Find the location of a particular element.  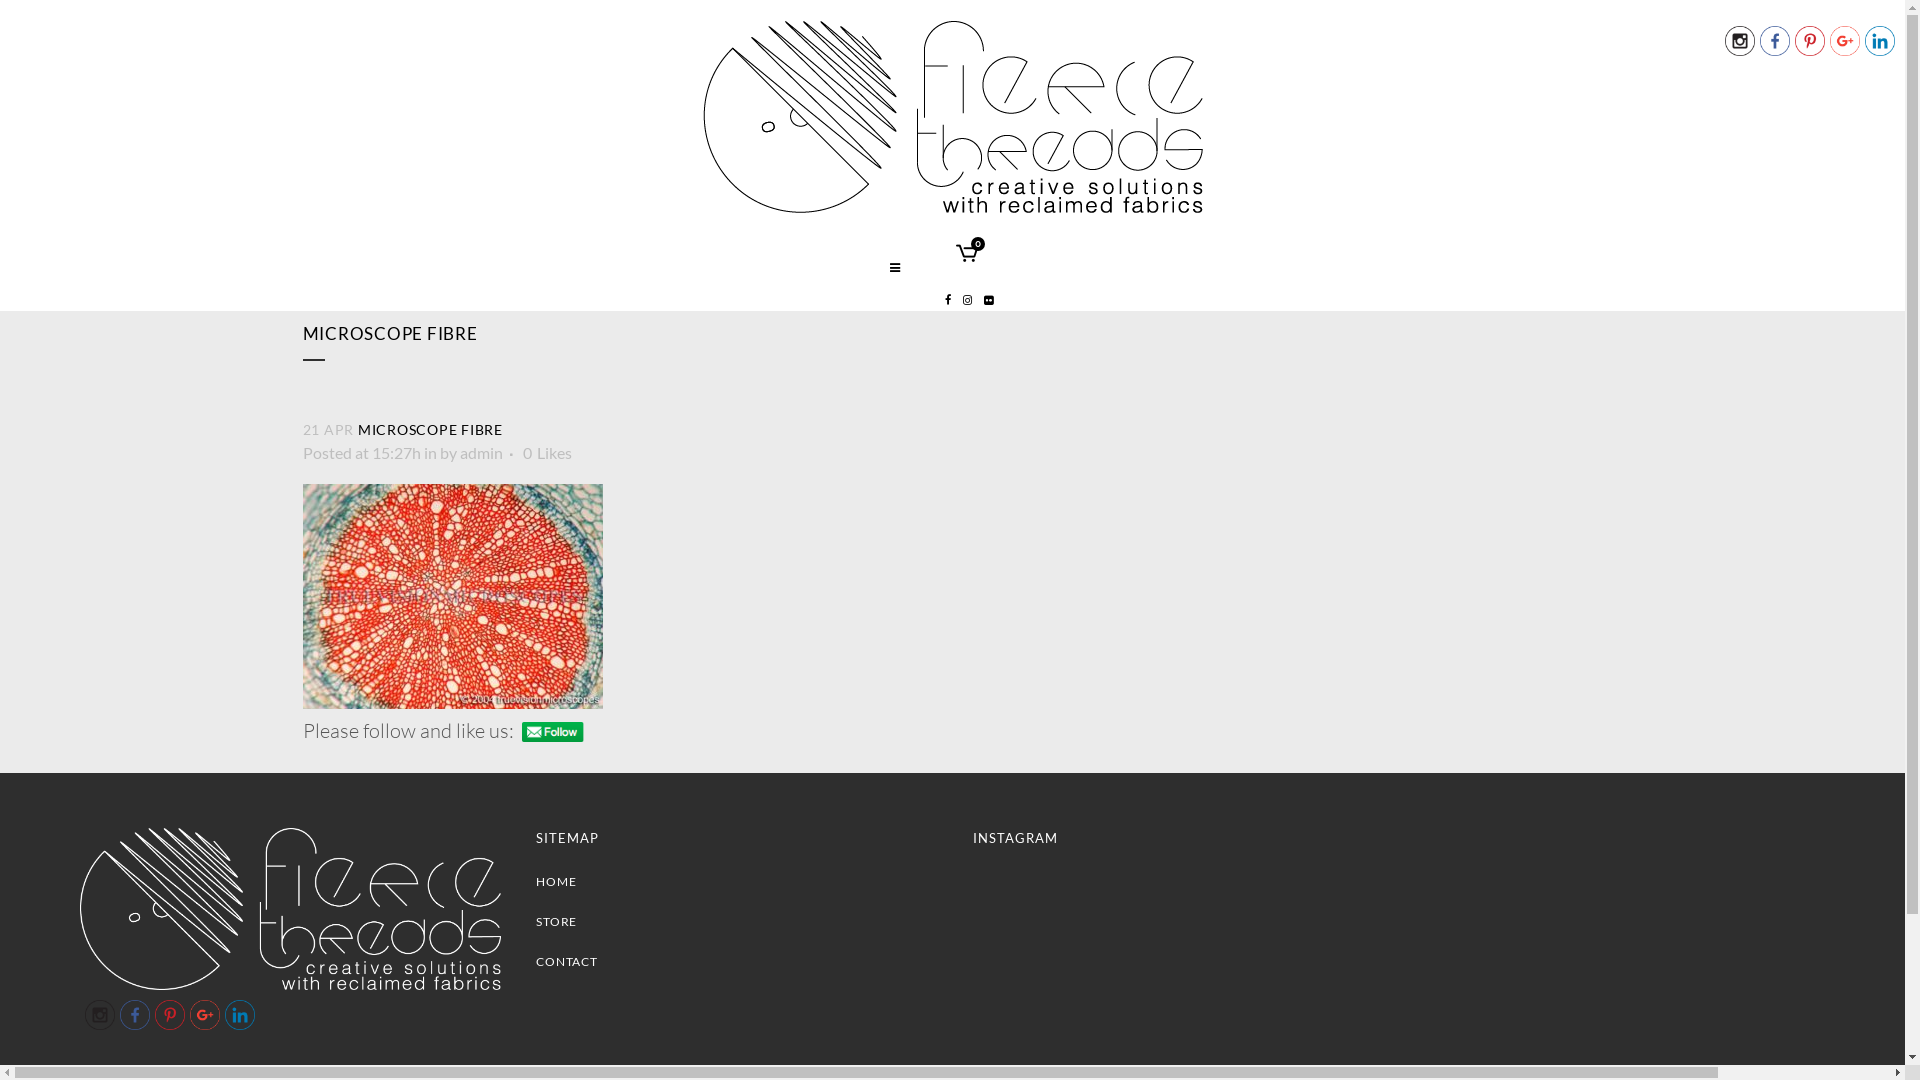

'STORE' is located at coordinates (738, 921).